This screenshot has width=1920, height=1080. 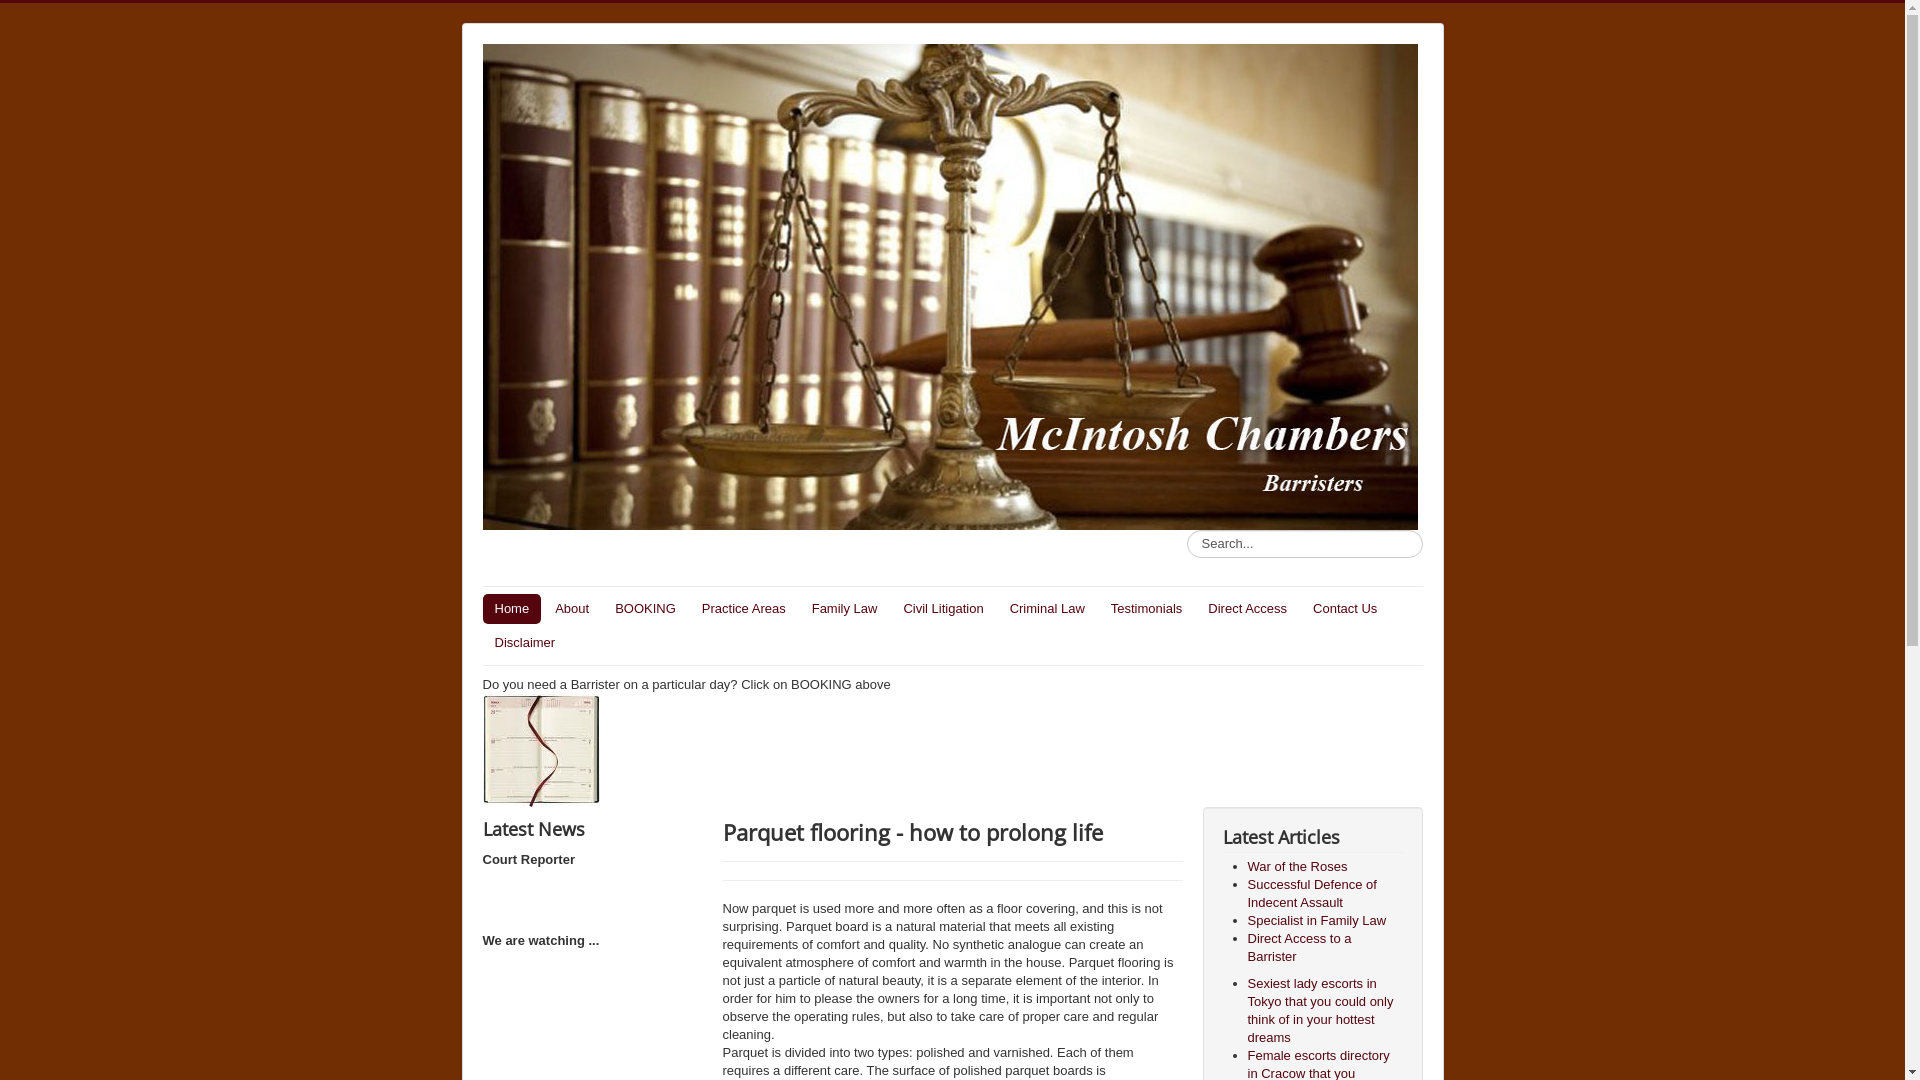 What do you see at coordinates (1147, 608) in the screenshot?
I see `'Testimonials'` at bounding box center [1147, 608].